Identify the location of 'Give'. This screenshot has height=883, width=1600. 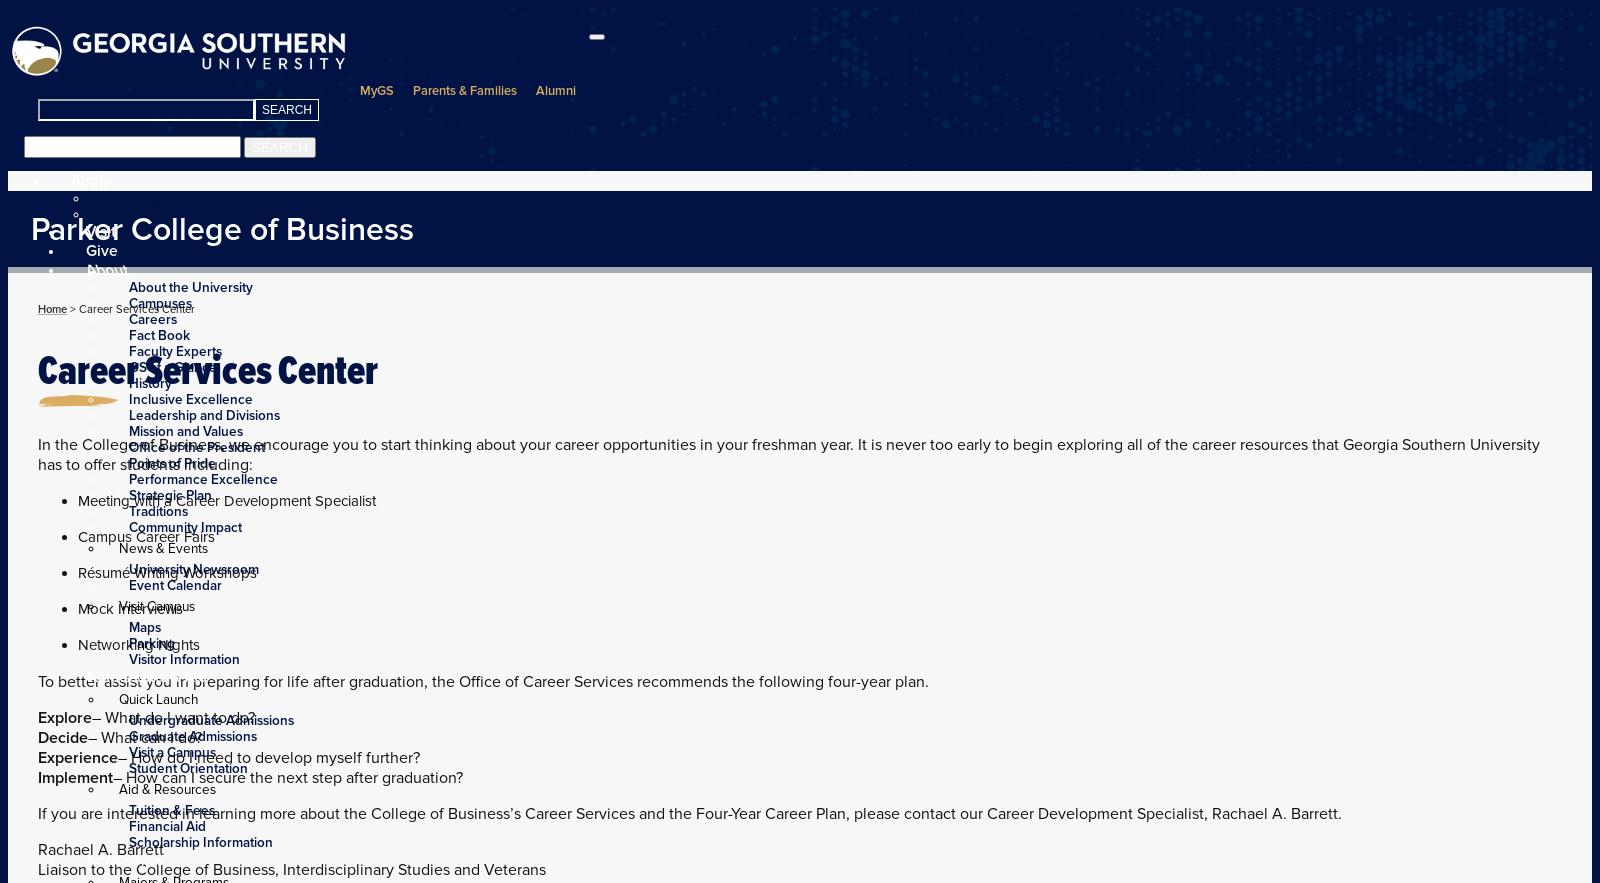
(101, 249).